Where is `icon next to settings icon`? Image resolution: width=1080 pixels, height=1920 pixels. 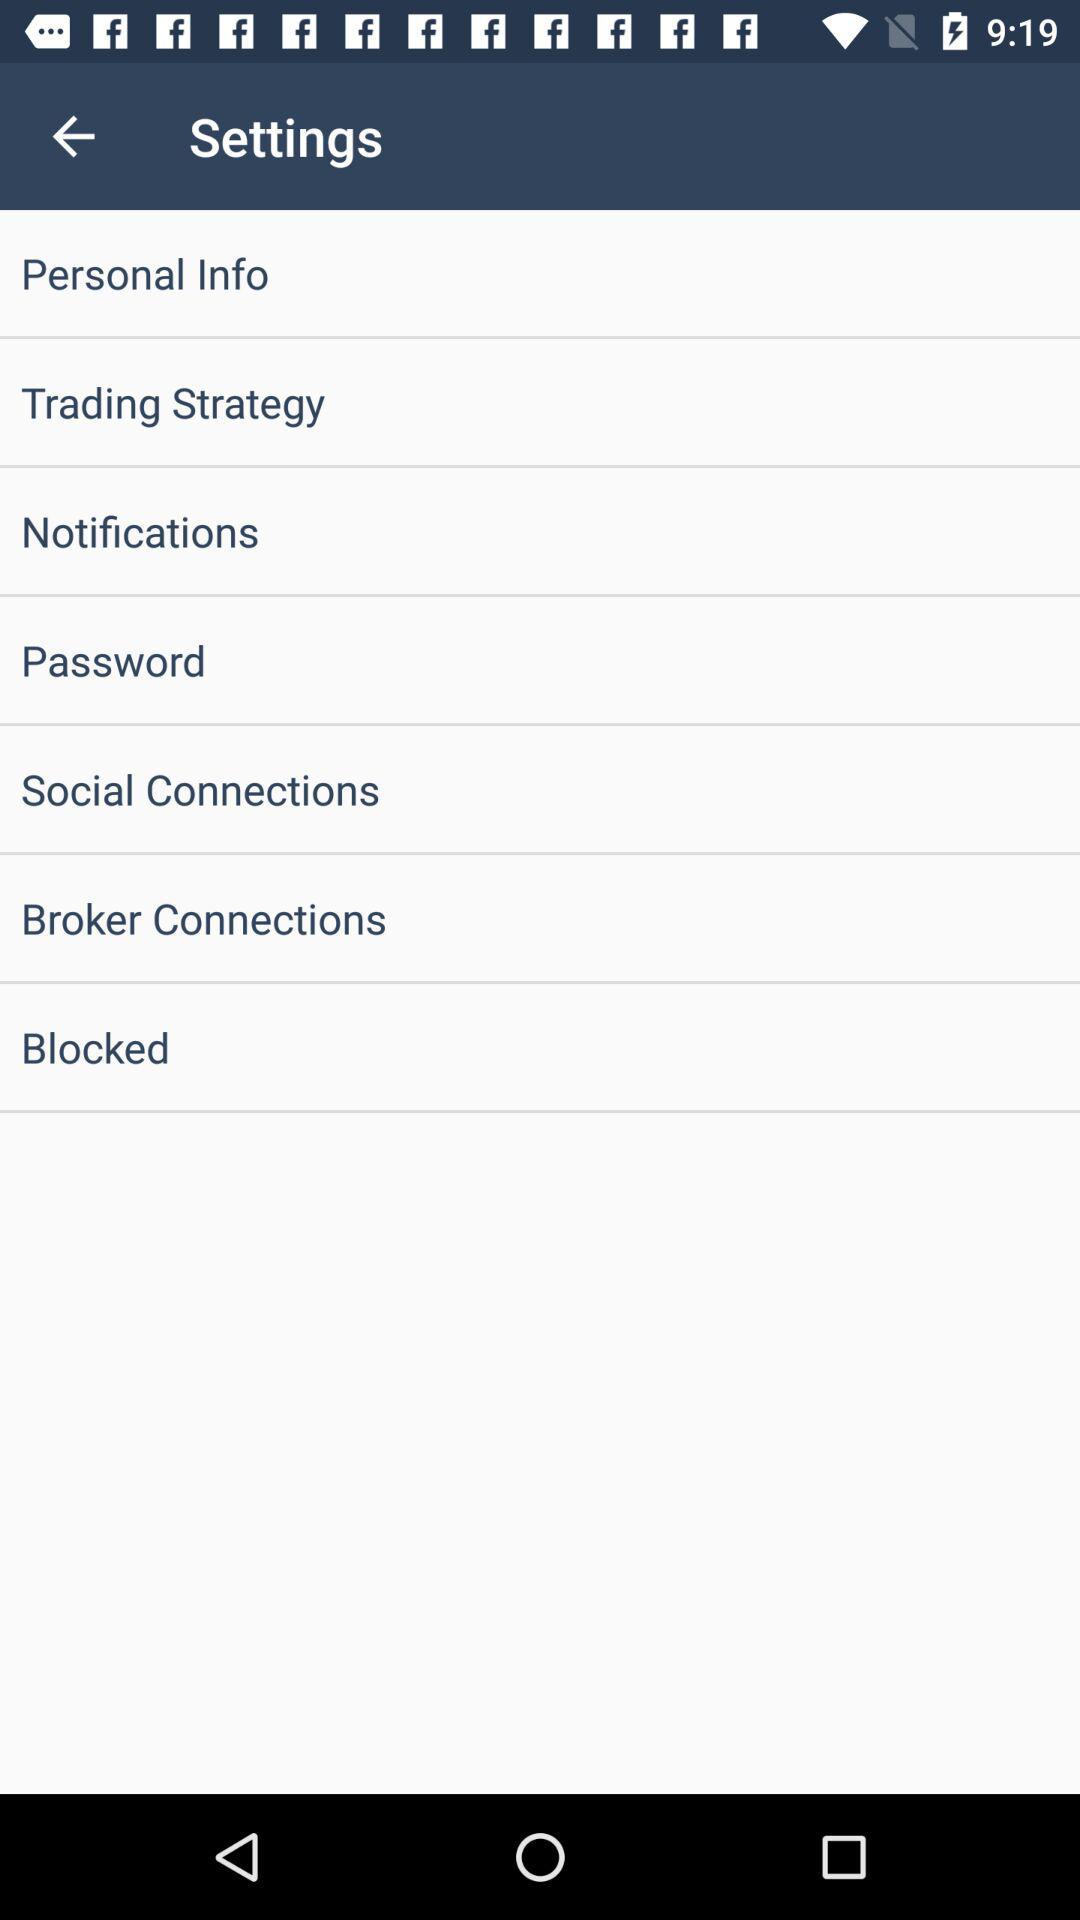 icon next to settings icon is located at coordinates (72, 135).